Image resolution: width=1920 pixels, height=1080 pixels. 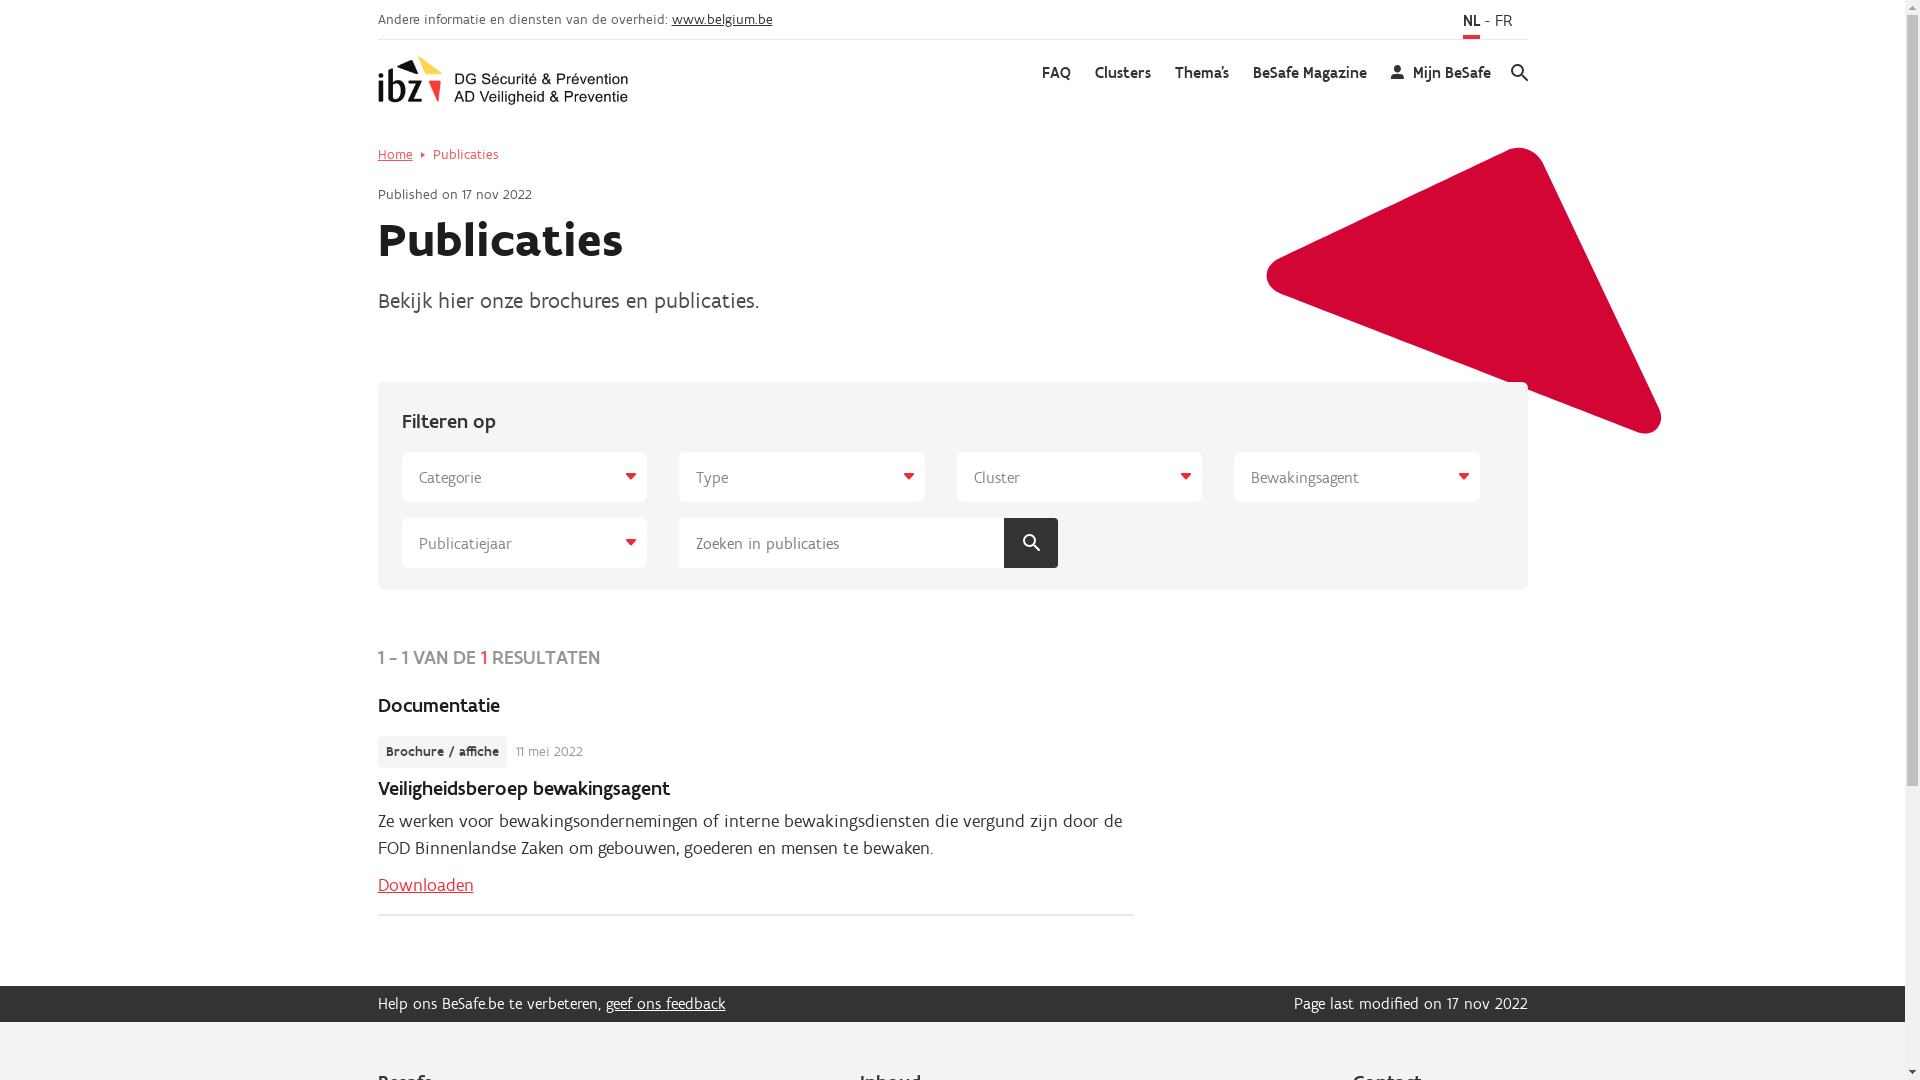 I want to click on 'FR', so click(x=1502, y=22).